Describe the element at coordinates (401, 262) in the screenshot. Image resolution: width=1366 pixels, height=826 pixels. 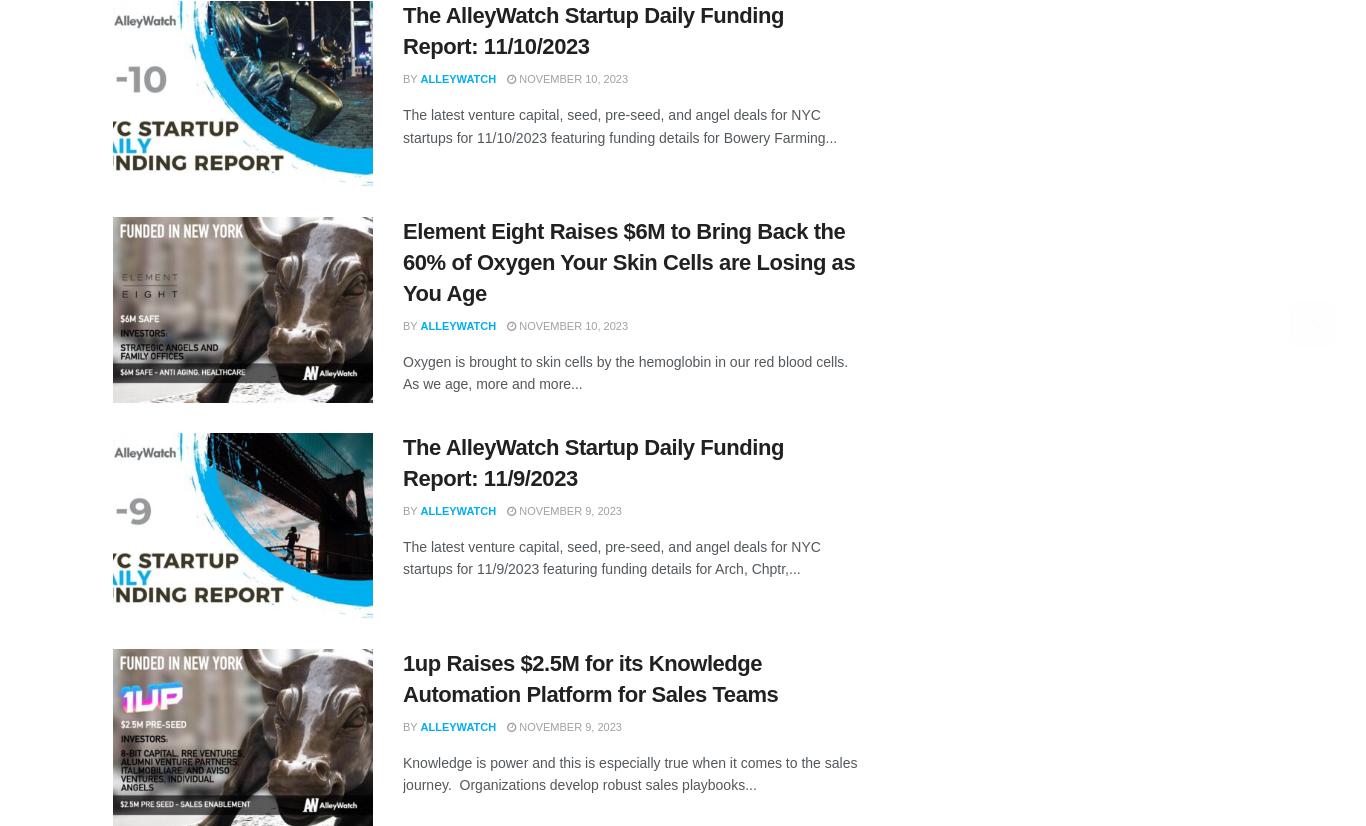
I see `'Element Eight Raises $6M to Bring Back the 60% of Oxygen Your Skin Cells are Losing as You Age'` at that location.